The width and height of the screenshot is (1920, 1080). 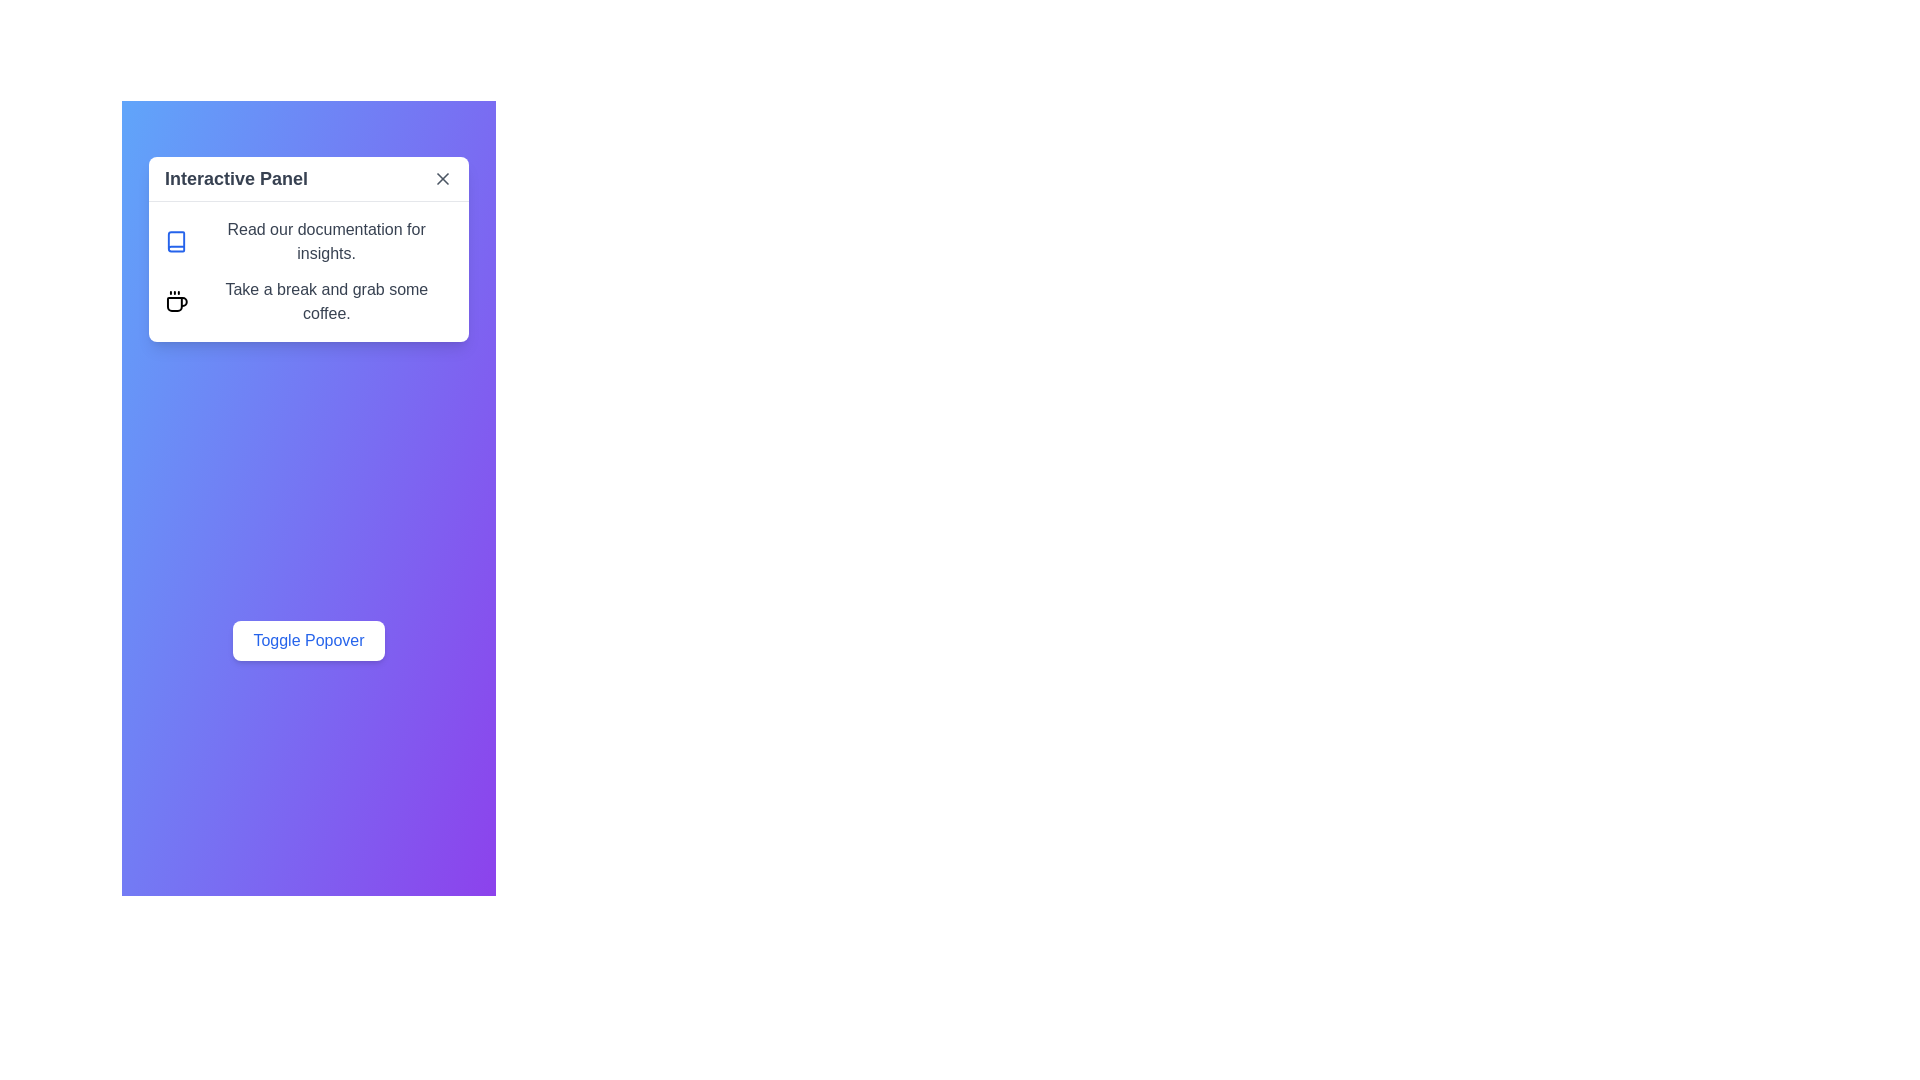 What do you see at coordinates (326, 241) in the screenshot?
I see `the text element displaying 'Read our documentation for insights.' styled in gray, located to the right of a blue book icon within the 'Interactive Panel.'` at bounding box center [326, 241].